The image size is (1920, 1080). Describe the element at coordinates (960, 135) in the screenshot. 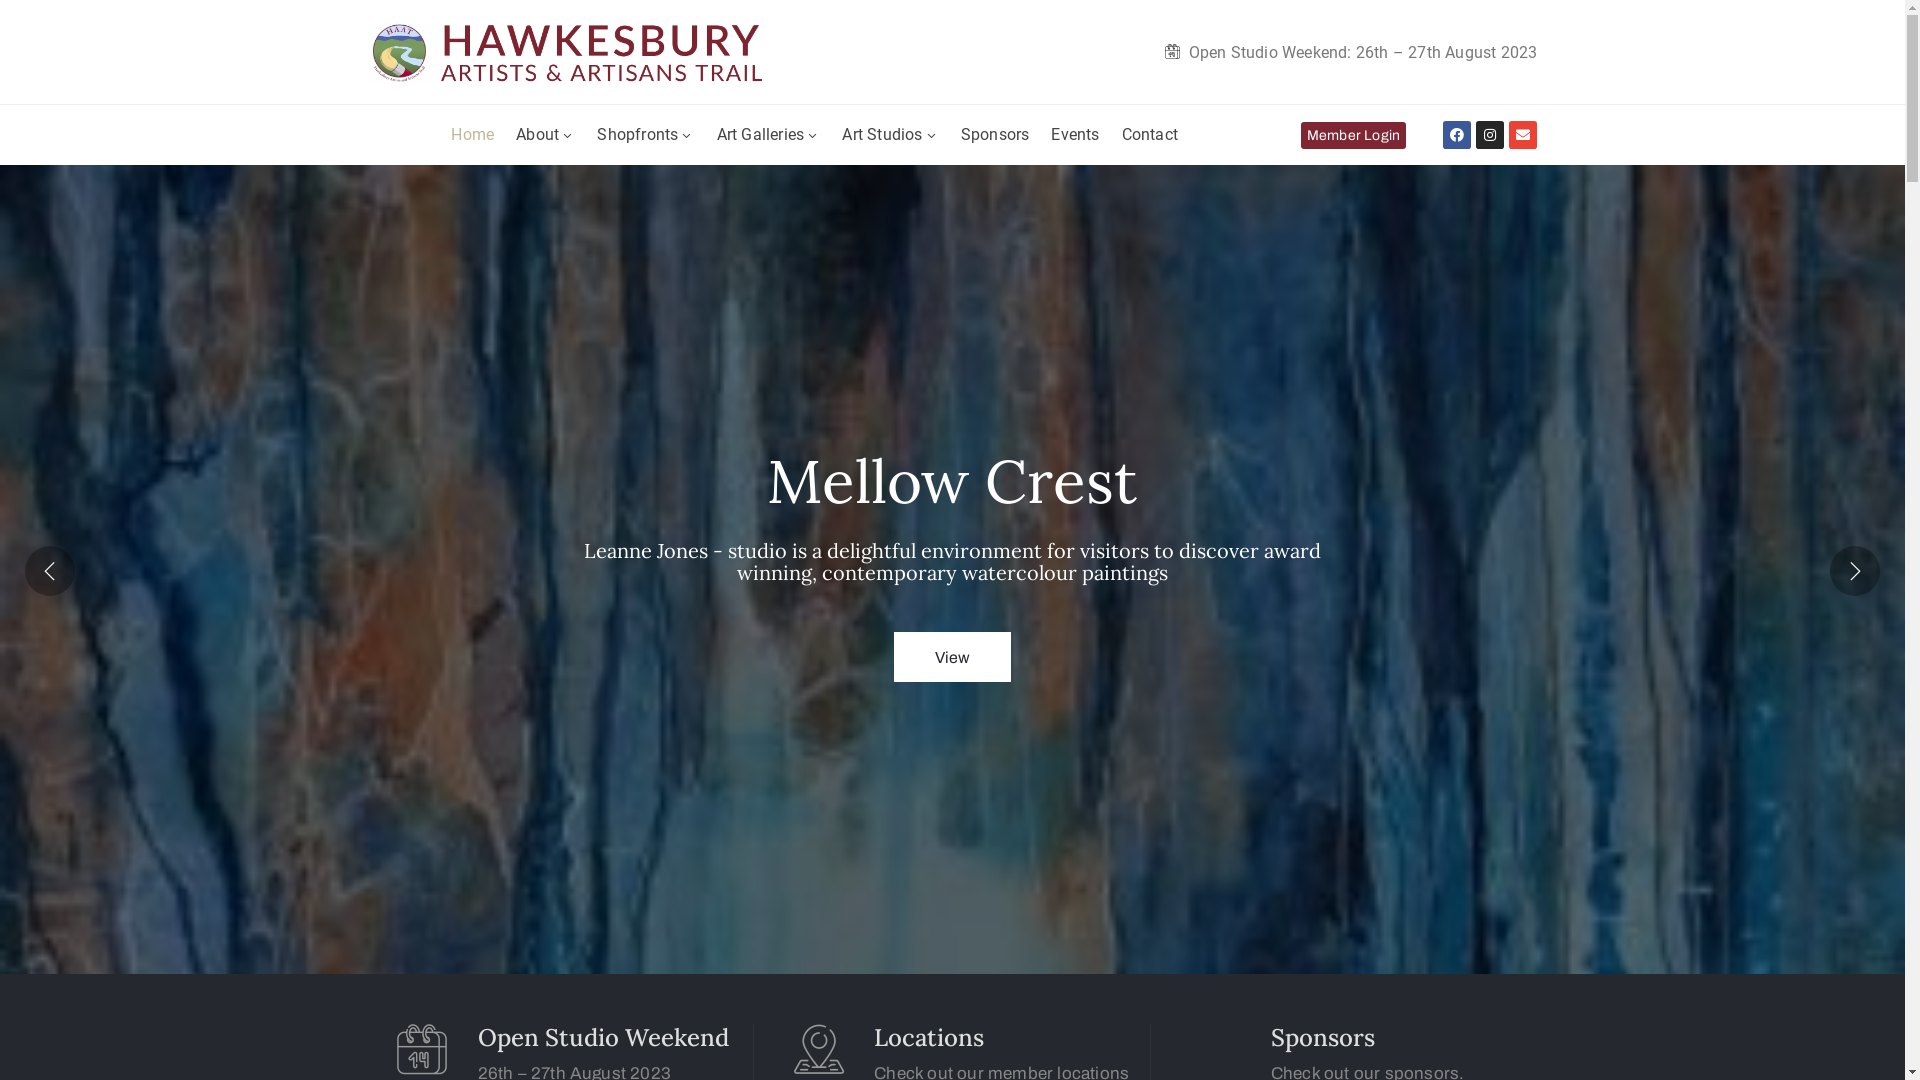

I see `'Sponsors'` at that location.